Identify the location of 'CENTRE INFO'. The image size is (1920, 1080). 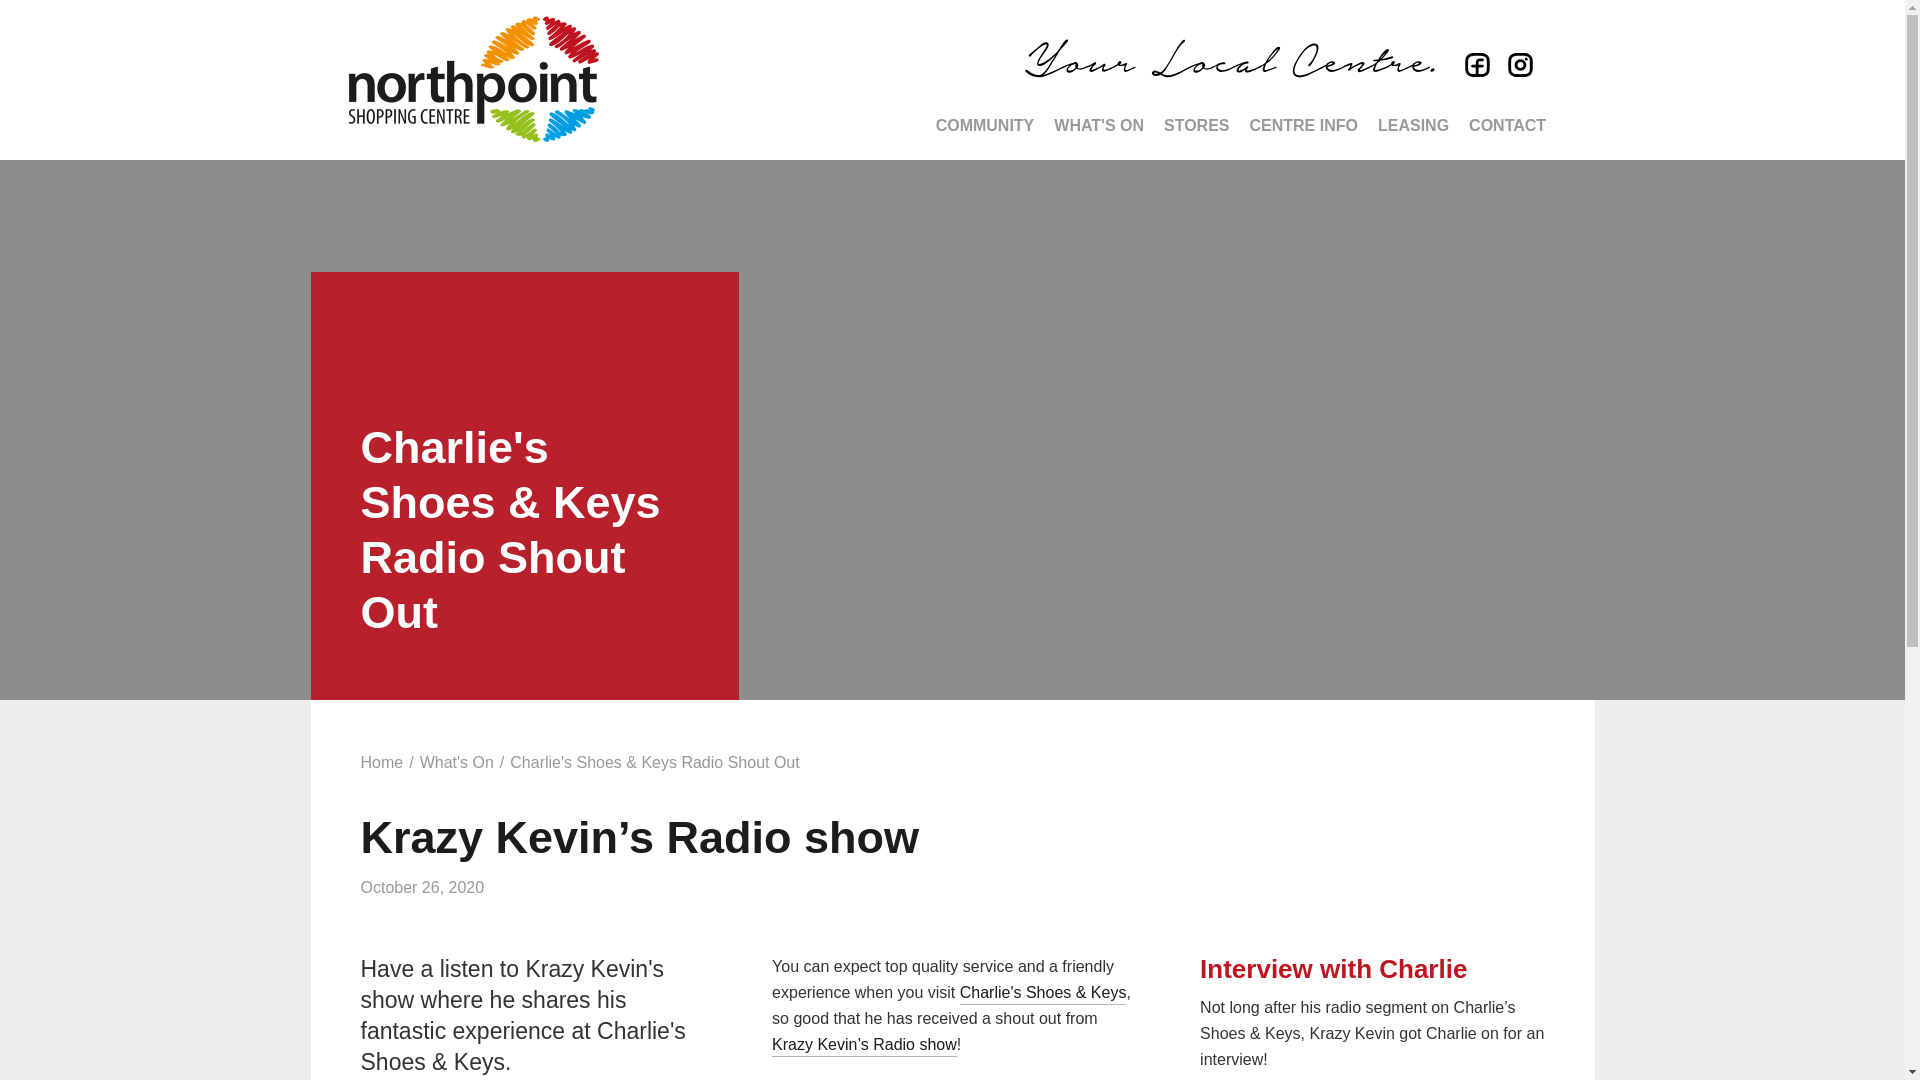
(1238, 126).